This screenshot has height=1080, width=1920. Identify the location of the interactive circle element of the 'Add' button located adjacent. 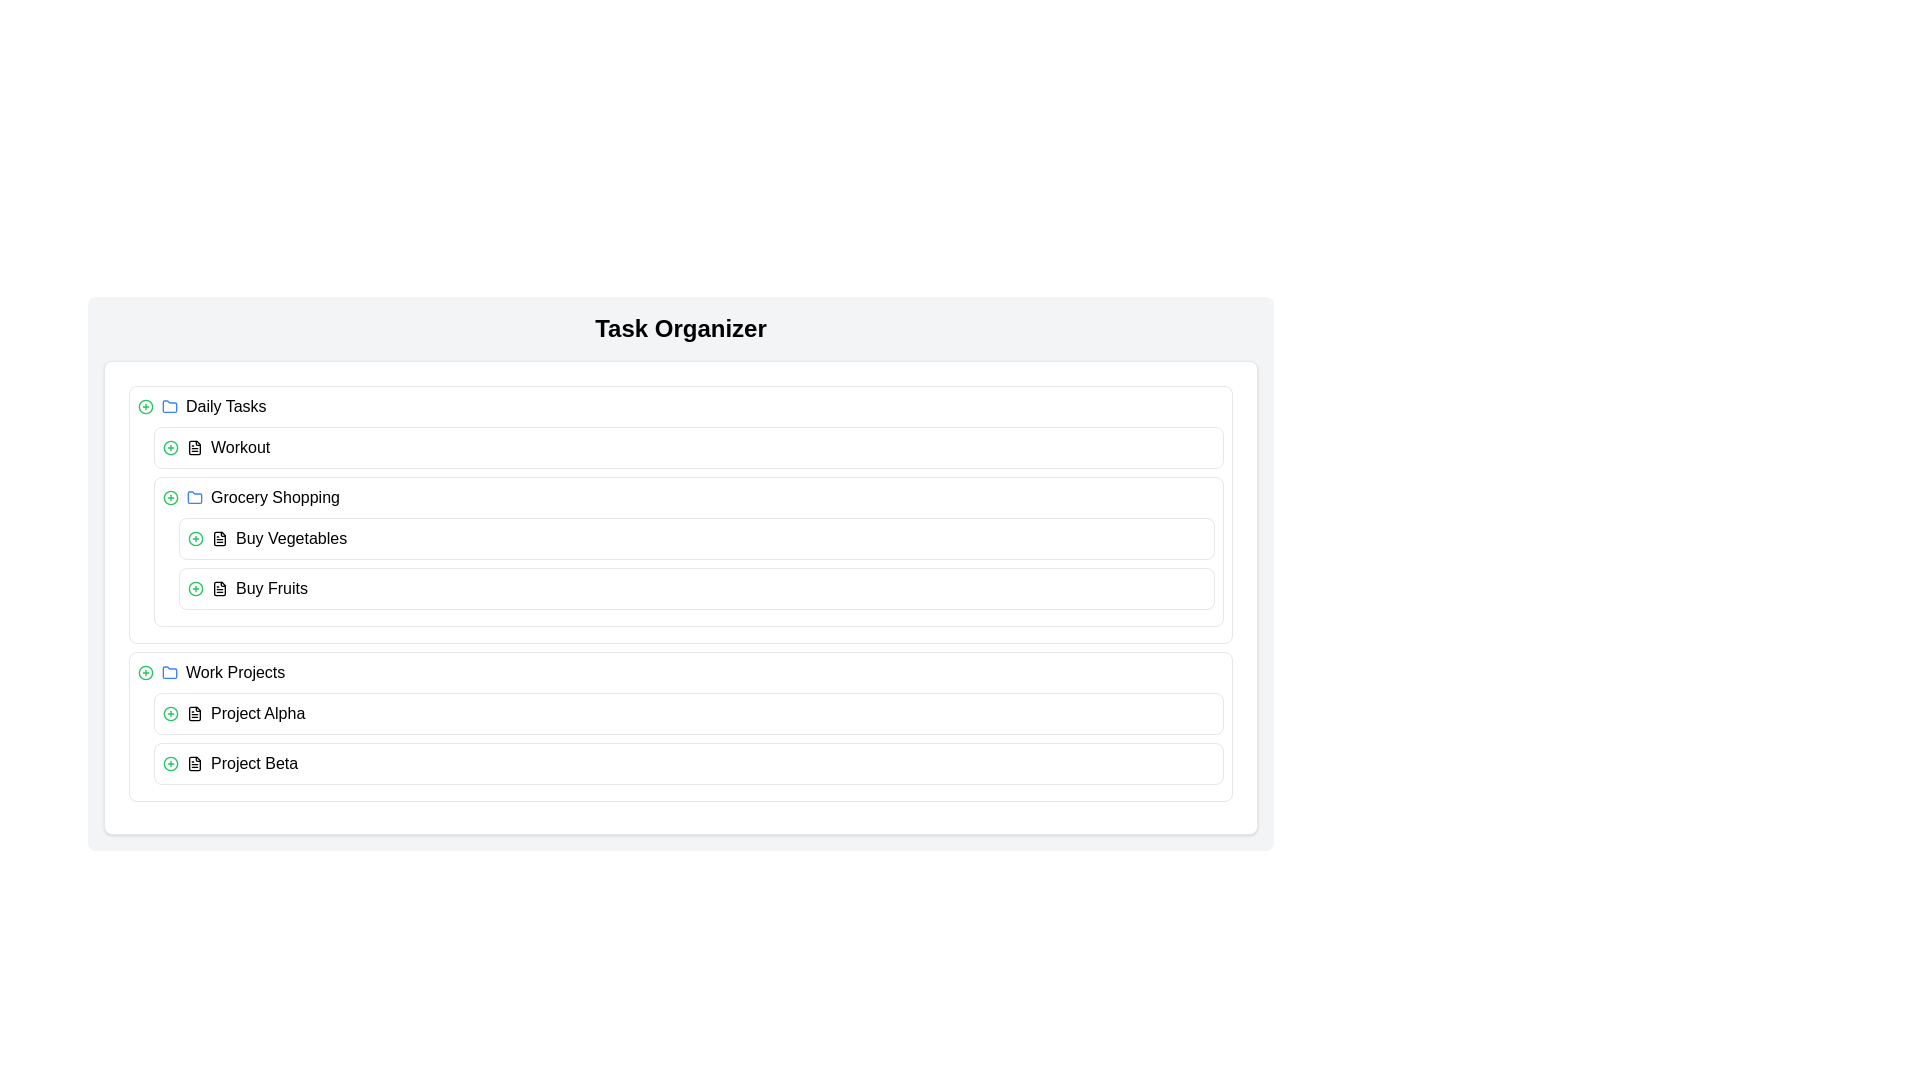
(144, 406).